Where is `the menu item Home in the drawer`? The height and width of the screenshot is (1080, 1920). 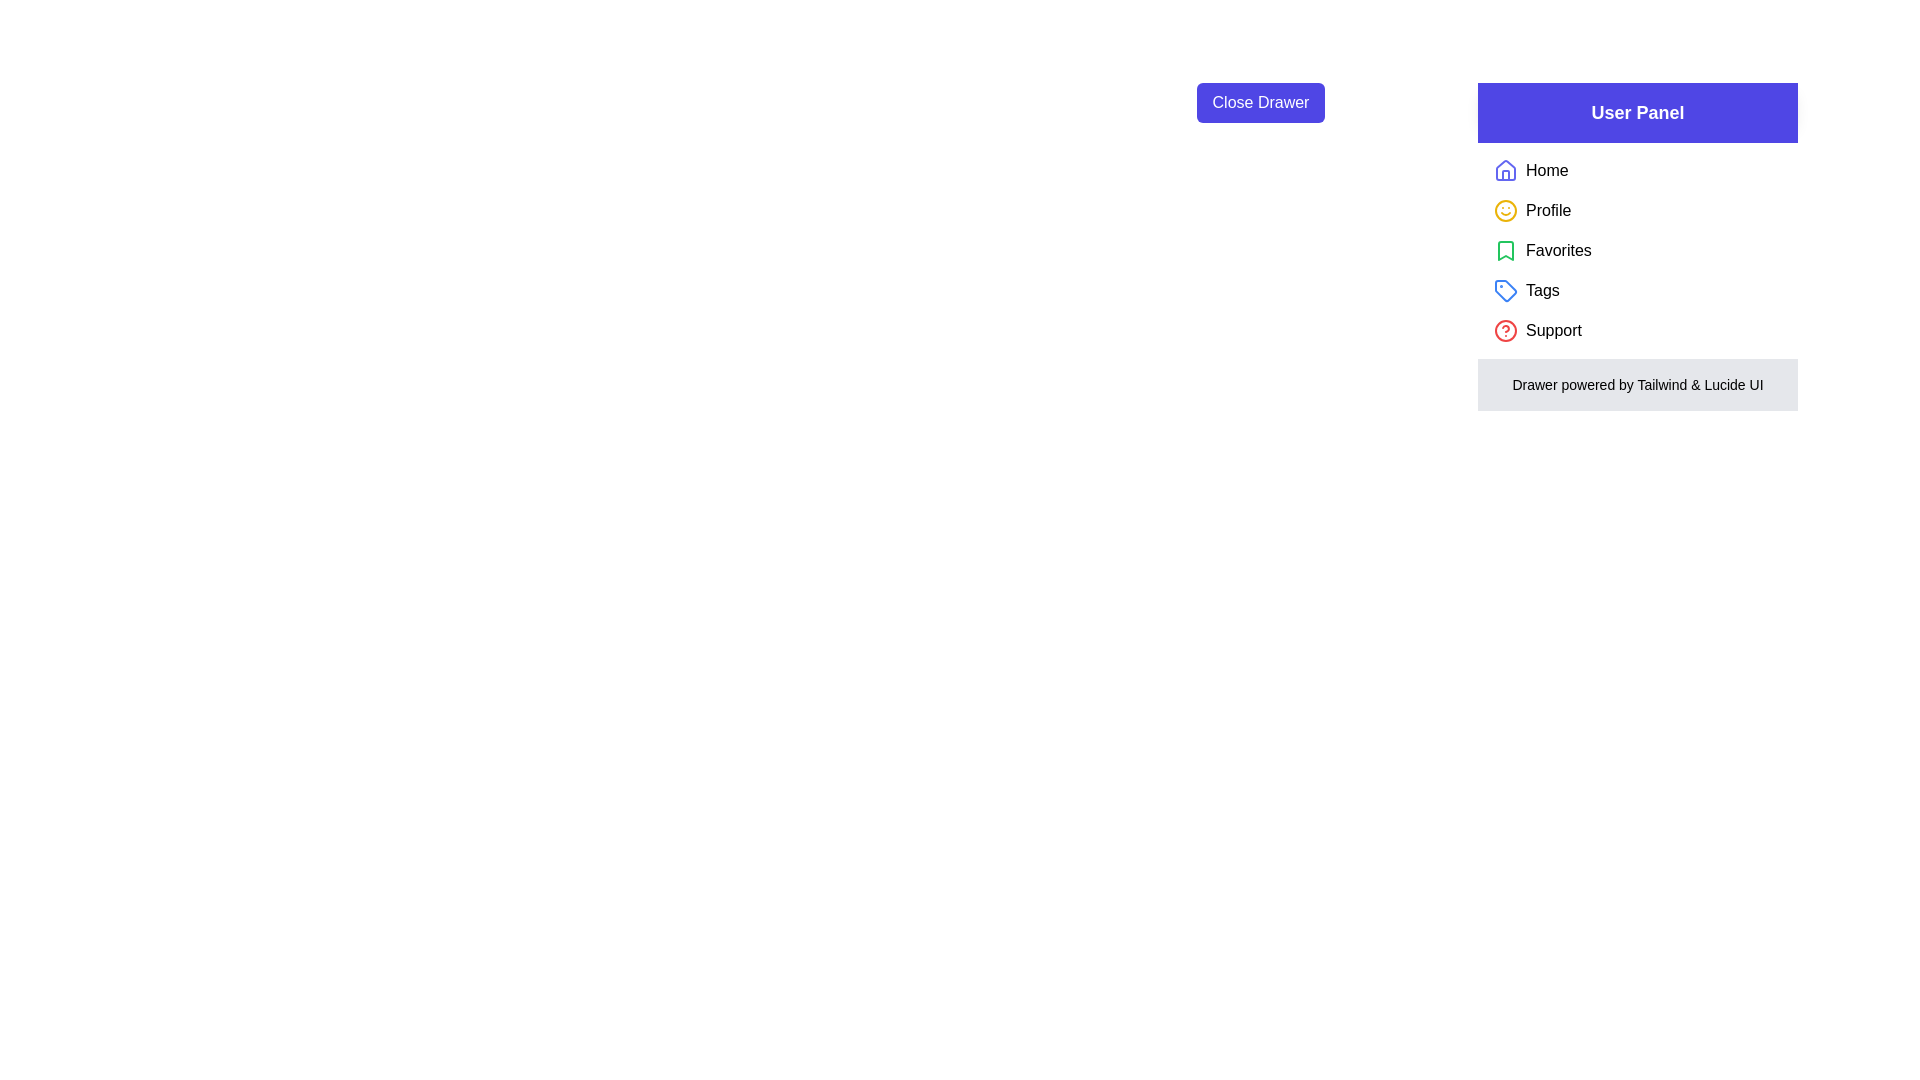 the menu item Home in the drawer is located at coordinates (1546, 169).